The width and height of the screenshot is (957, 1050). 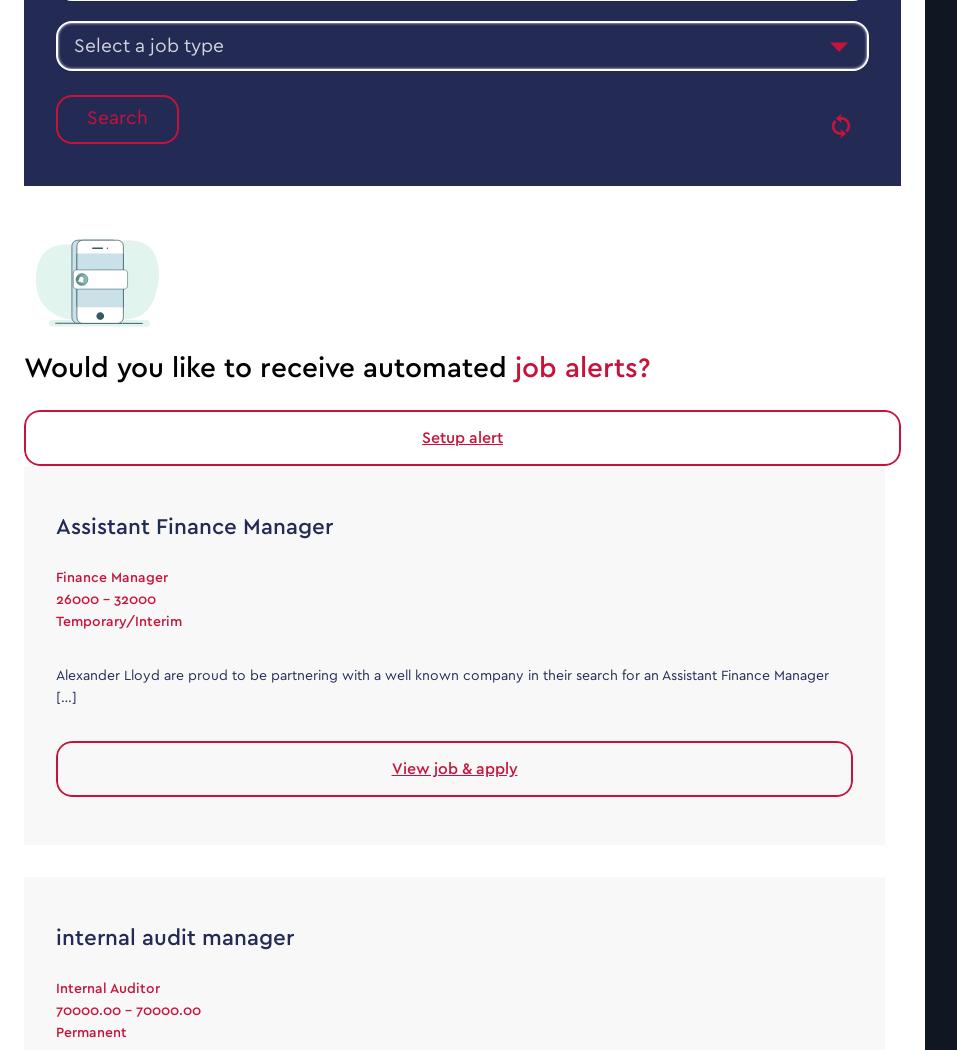 I want to click on 'View job & apply', so click(x=453, y=767).